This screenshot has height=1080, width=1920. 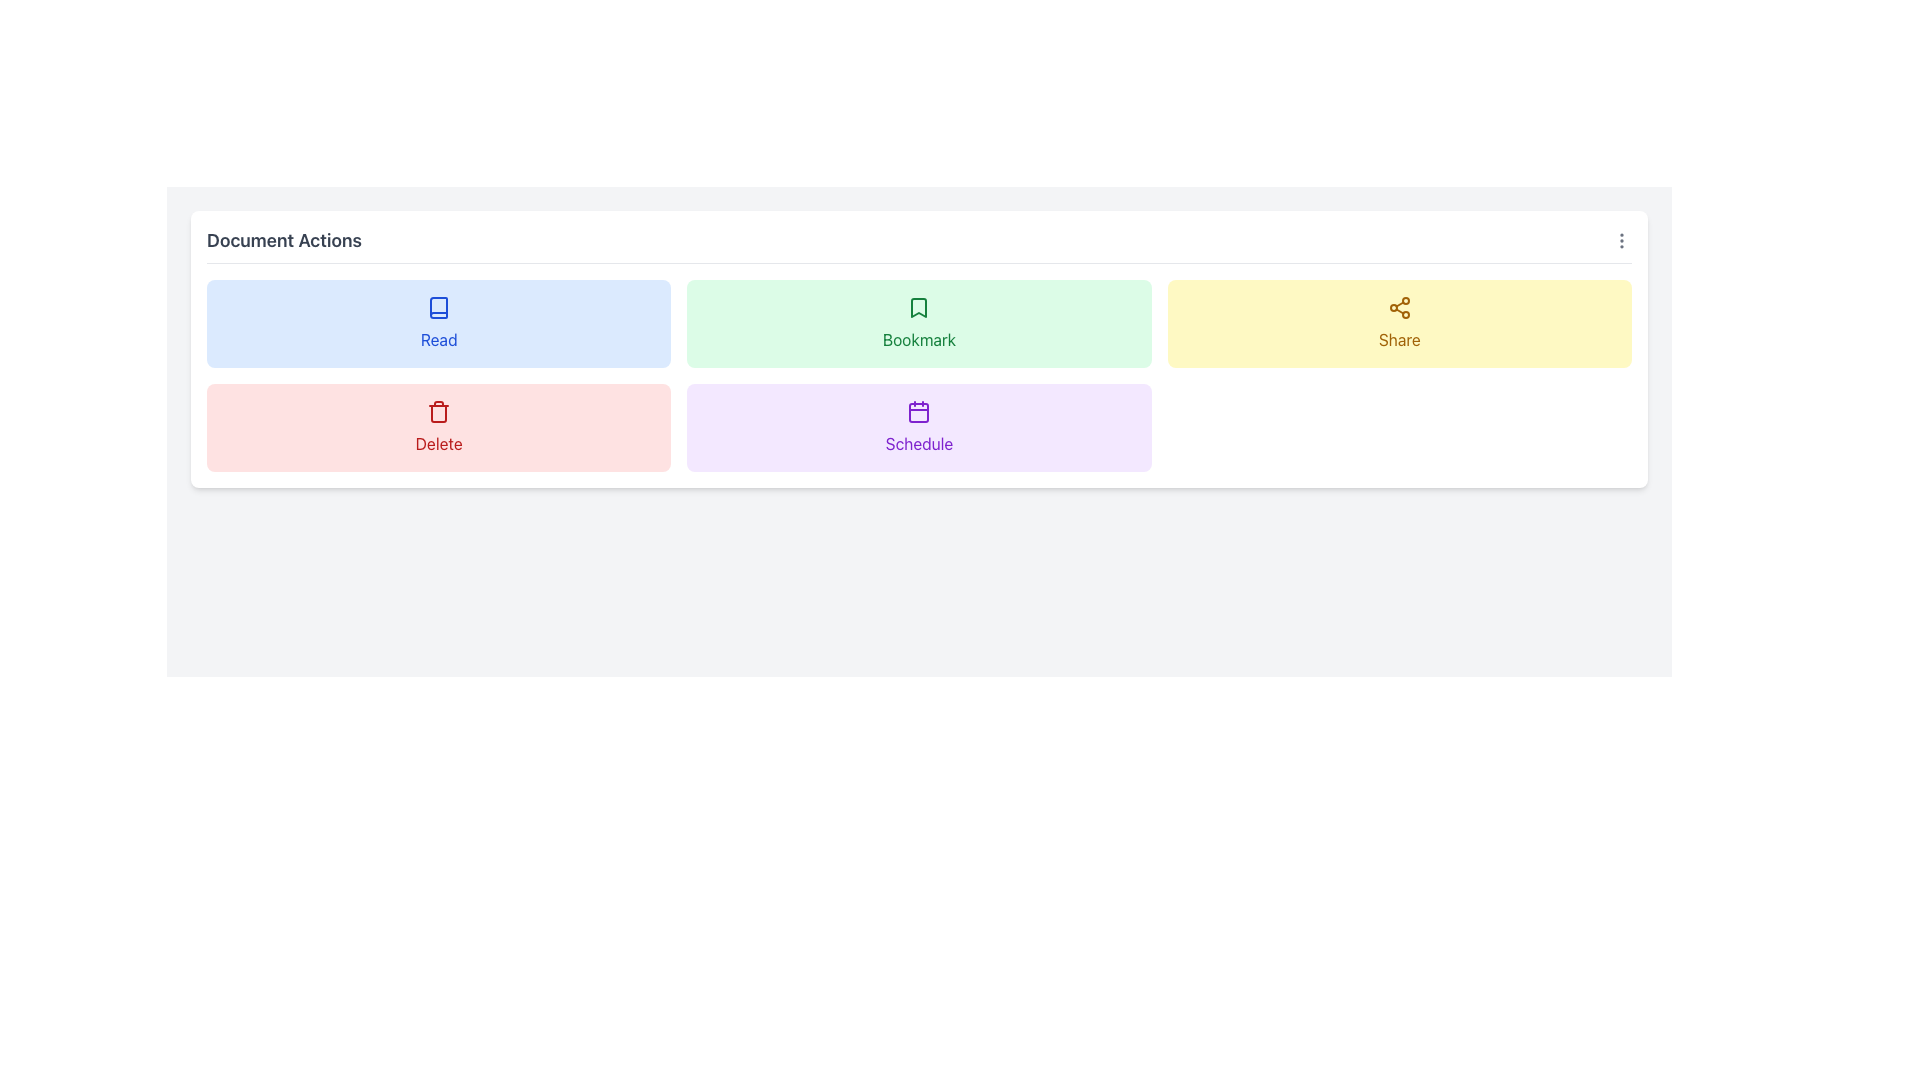 What do you see at coordinates (918, 427) in the screenshot?
I see `the scheduling button located in the center column of the second row of the grid layout, directly below the 'Bookmark' button and to the right of the 'Delete' button` at bounding box center [918, 427].